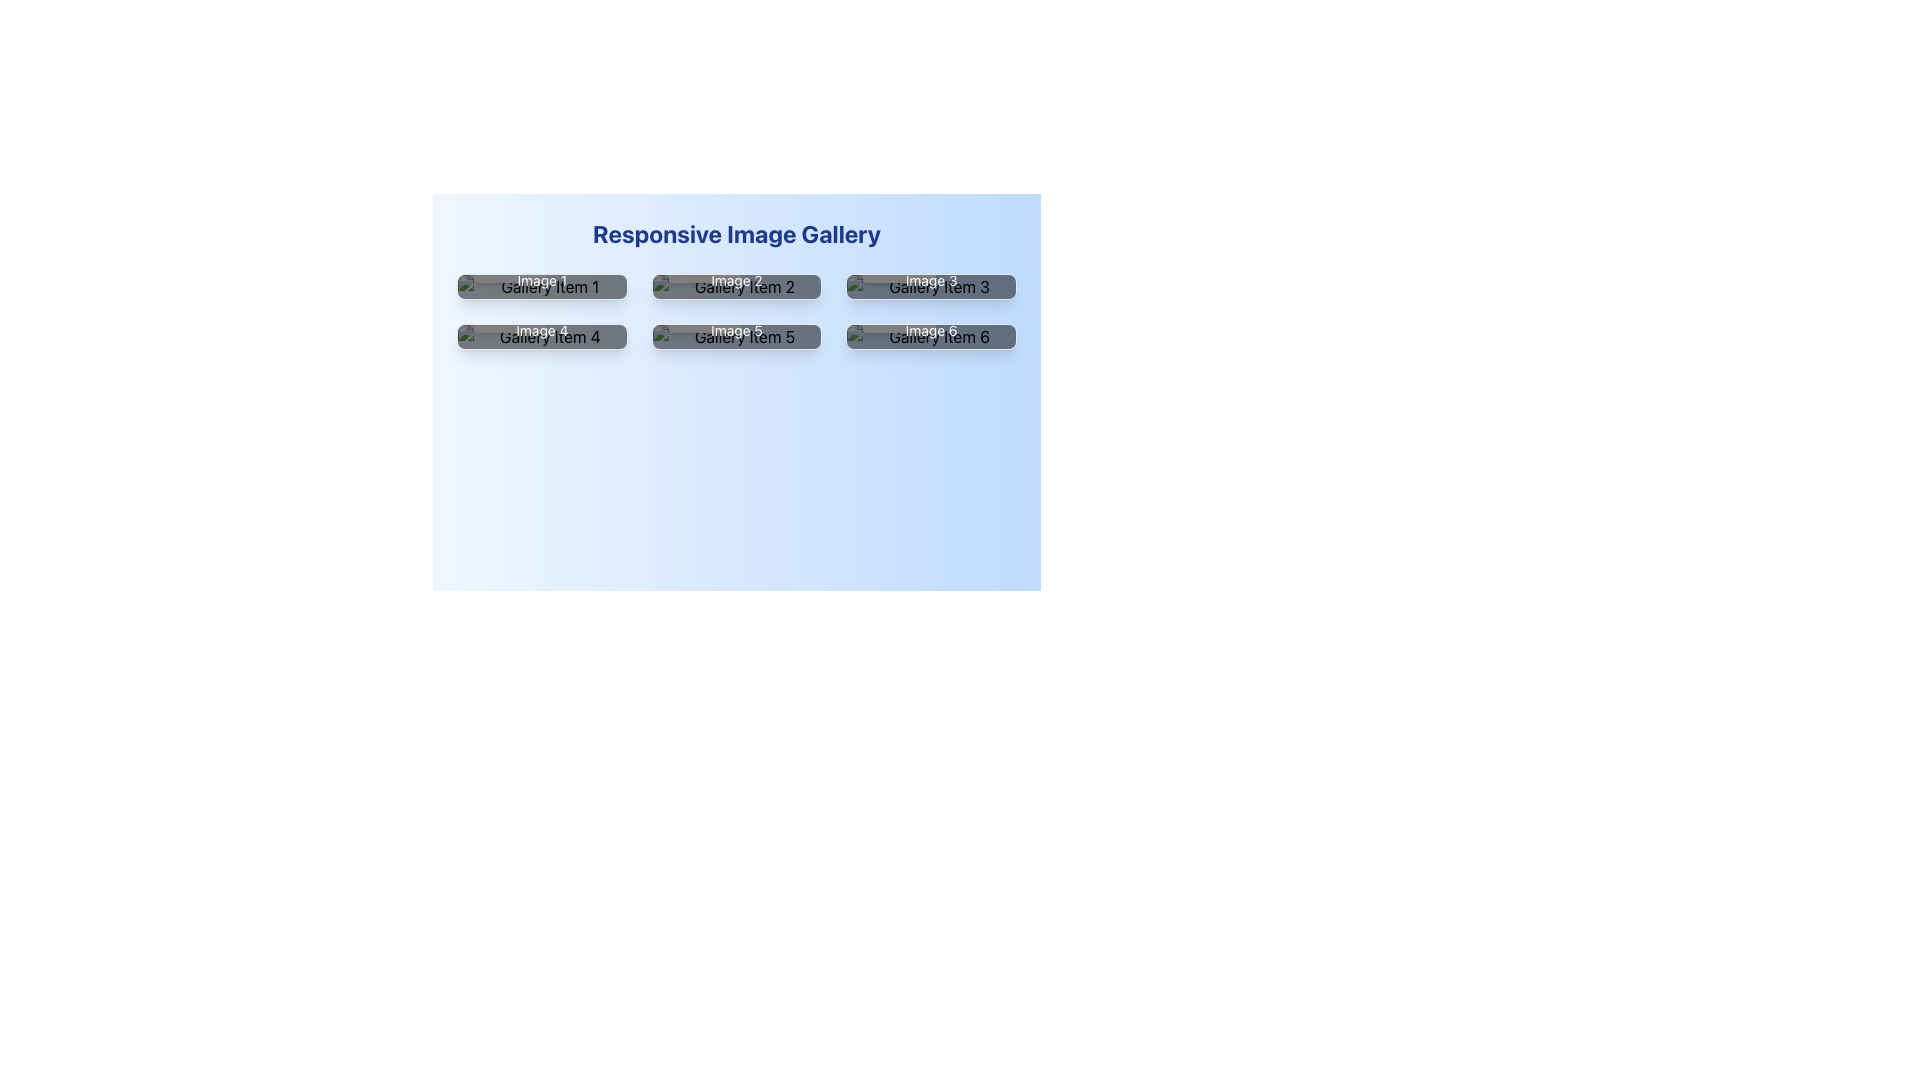 The width and height of the screenshot is (1920, 1080). Describe the element at coordinates (735, 335) in the screenshot. I see `the thumbnail image for the fifth gallery item located in the bottom-center cell of a 2x3 grid layout` at that location.